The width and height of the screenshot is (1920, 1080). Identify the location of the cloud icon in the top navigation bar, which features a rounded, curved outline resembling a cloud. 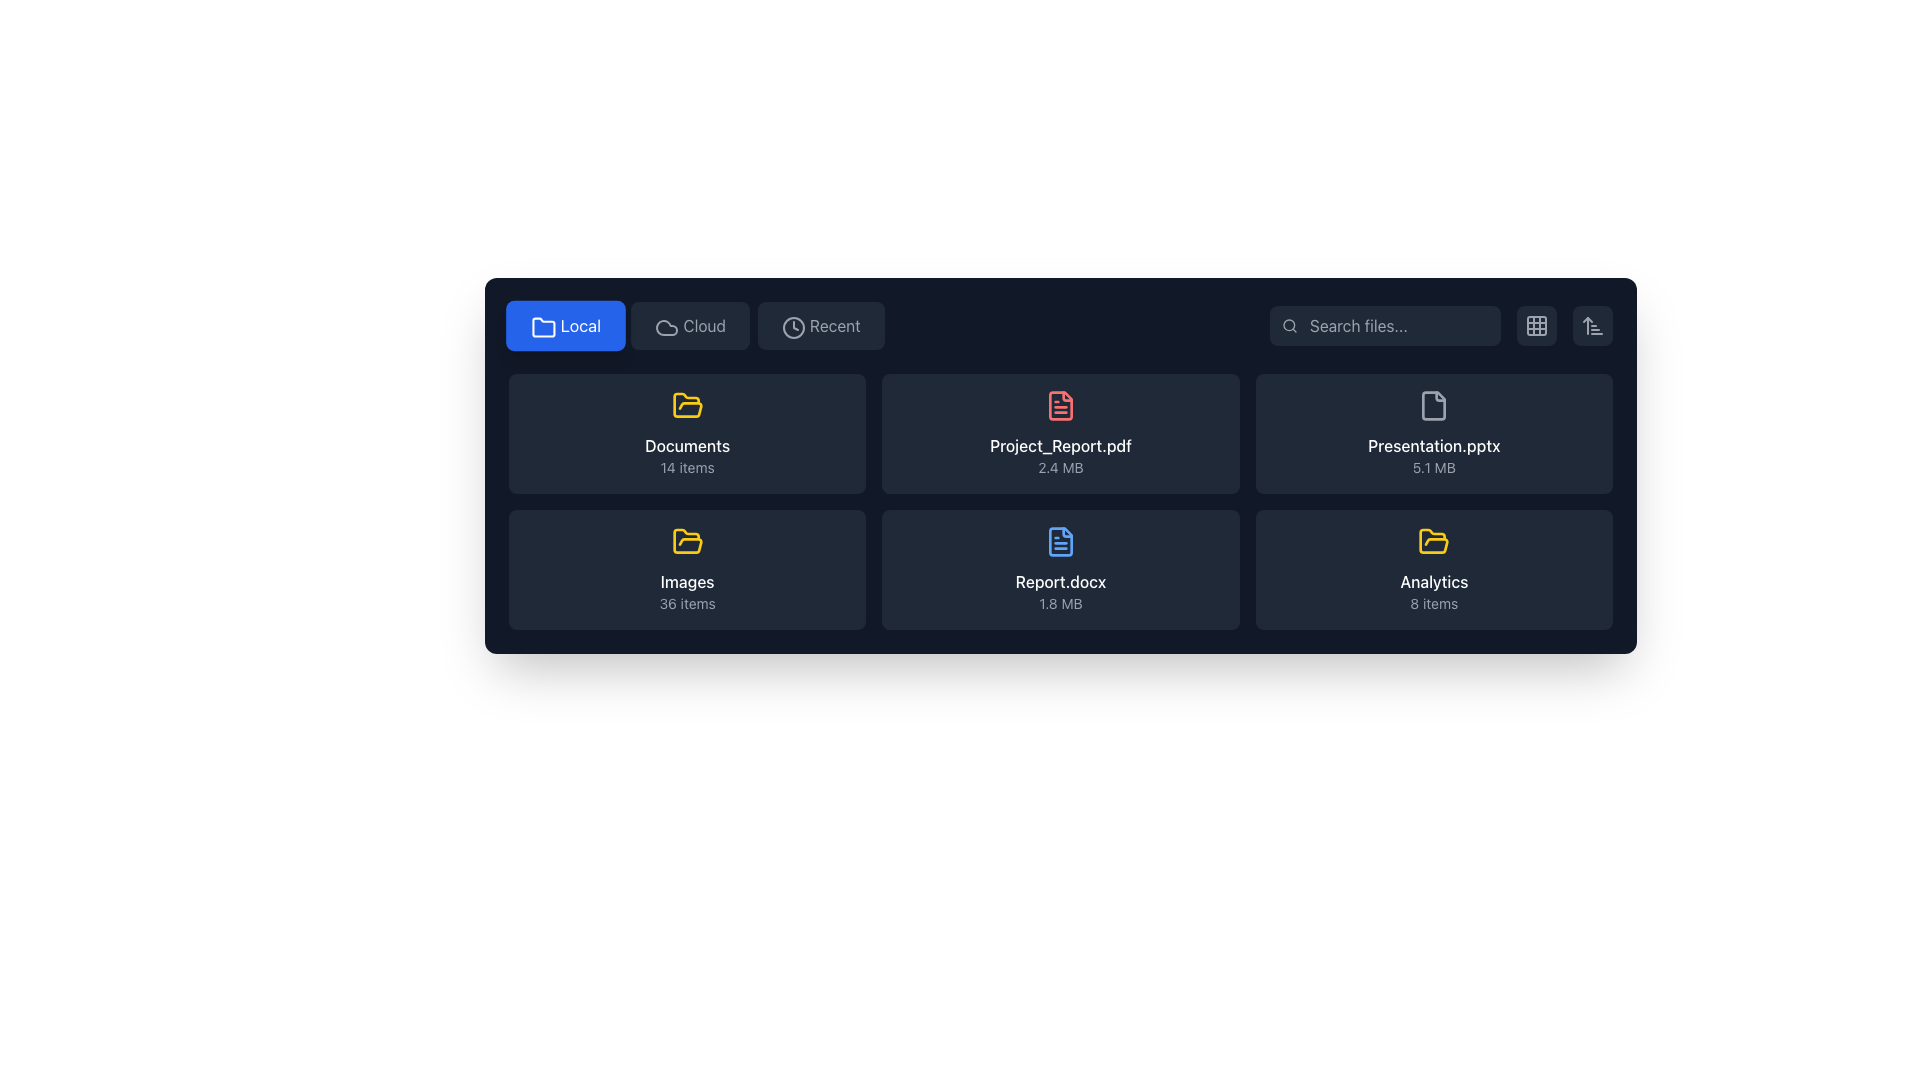
(667, 326).